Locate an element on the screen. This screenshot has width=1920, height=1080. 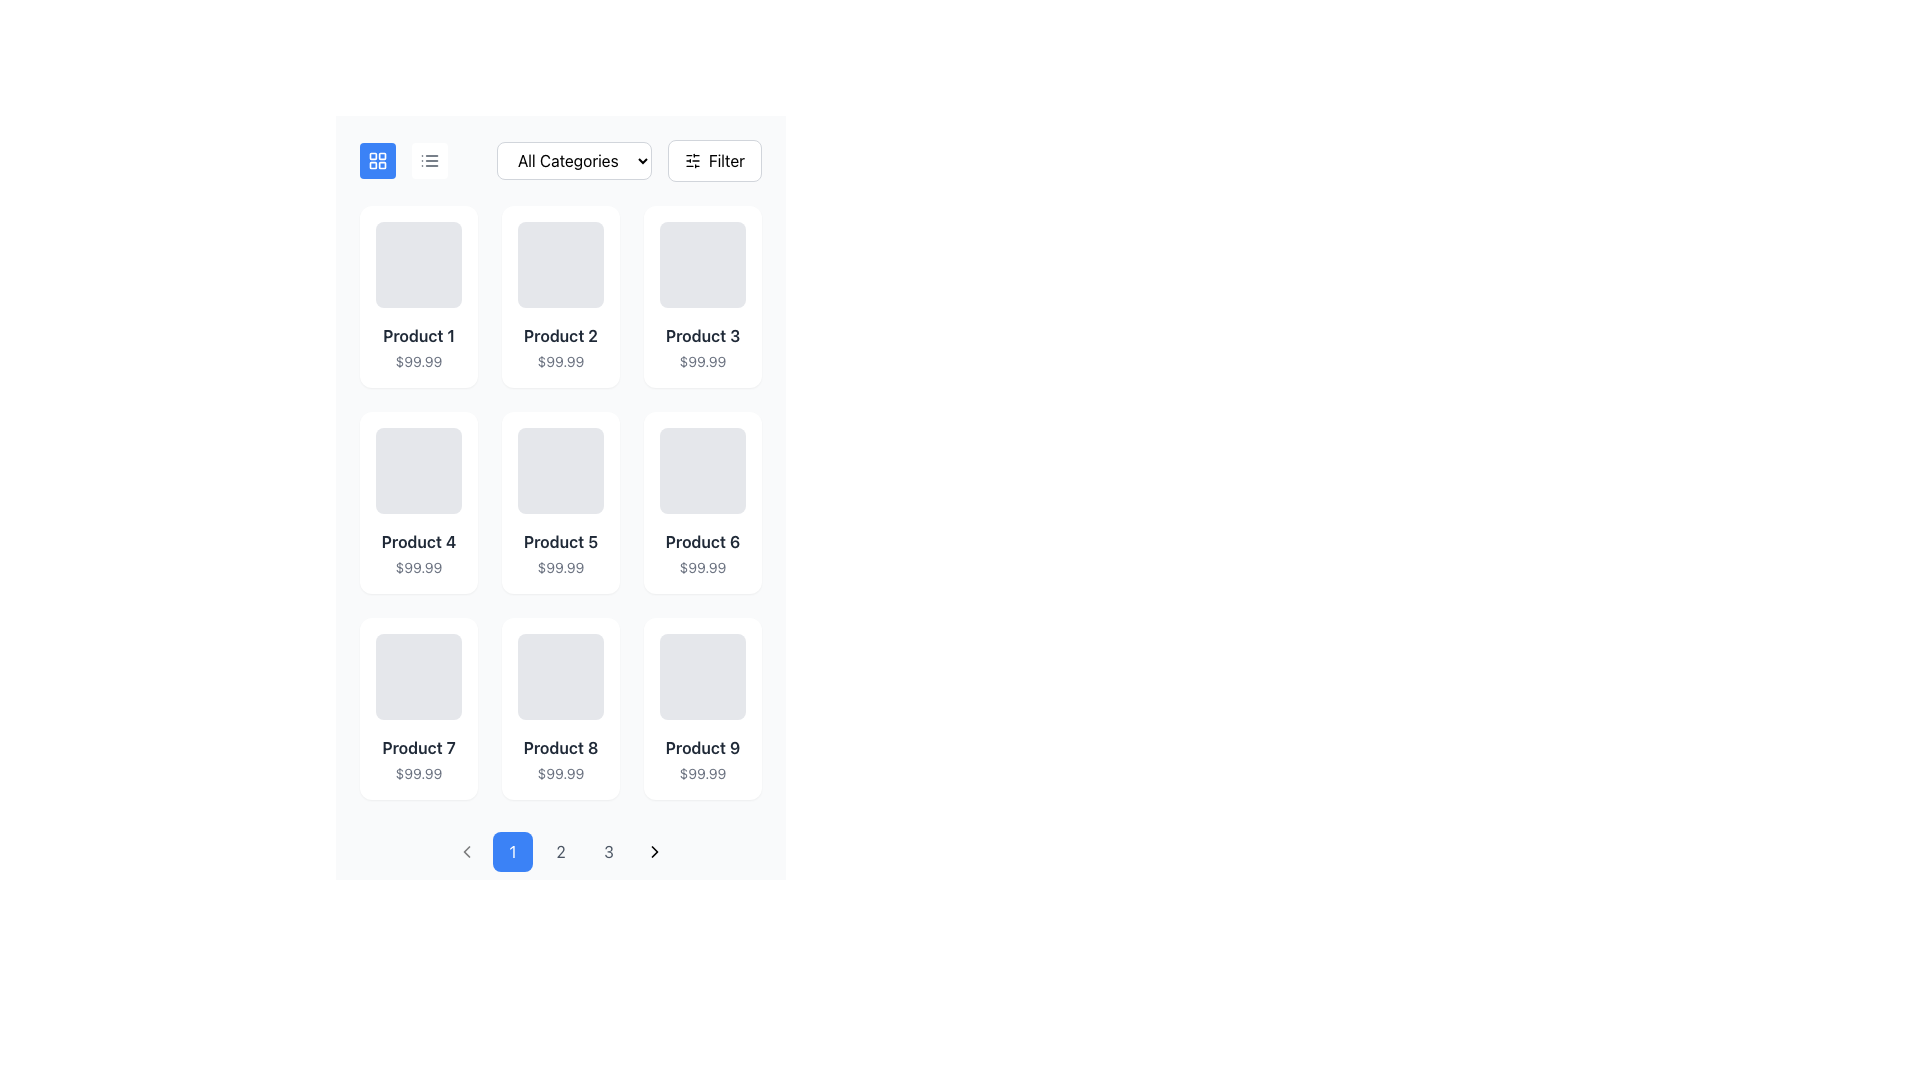
the text label displaying the price '$99.99' located beneath the title 'Product 3' in the grid layout of products is located at coordinates (702, 362).